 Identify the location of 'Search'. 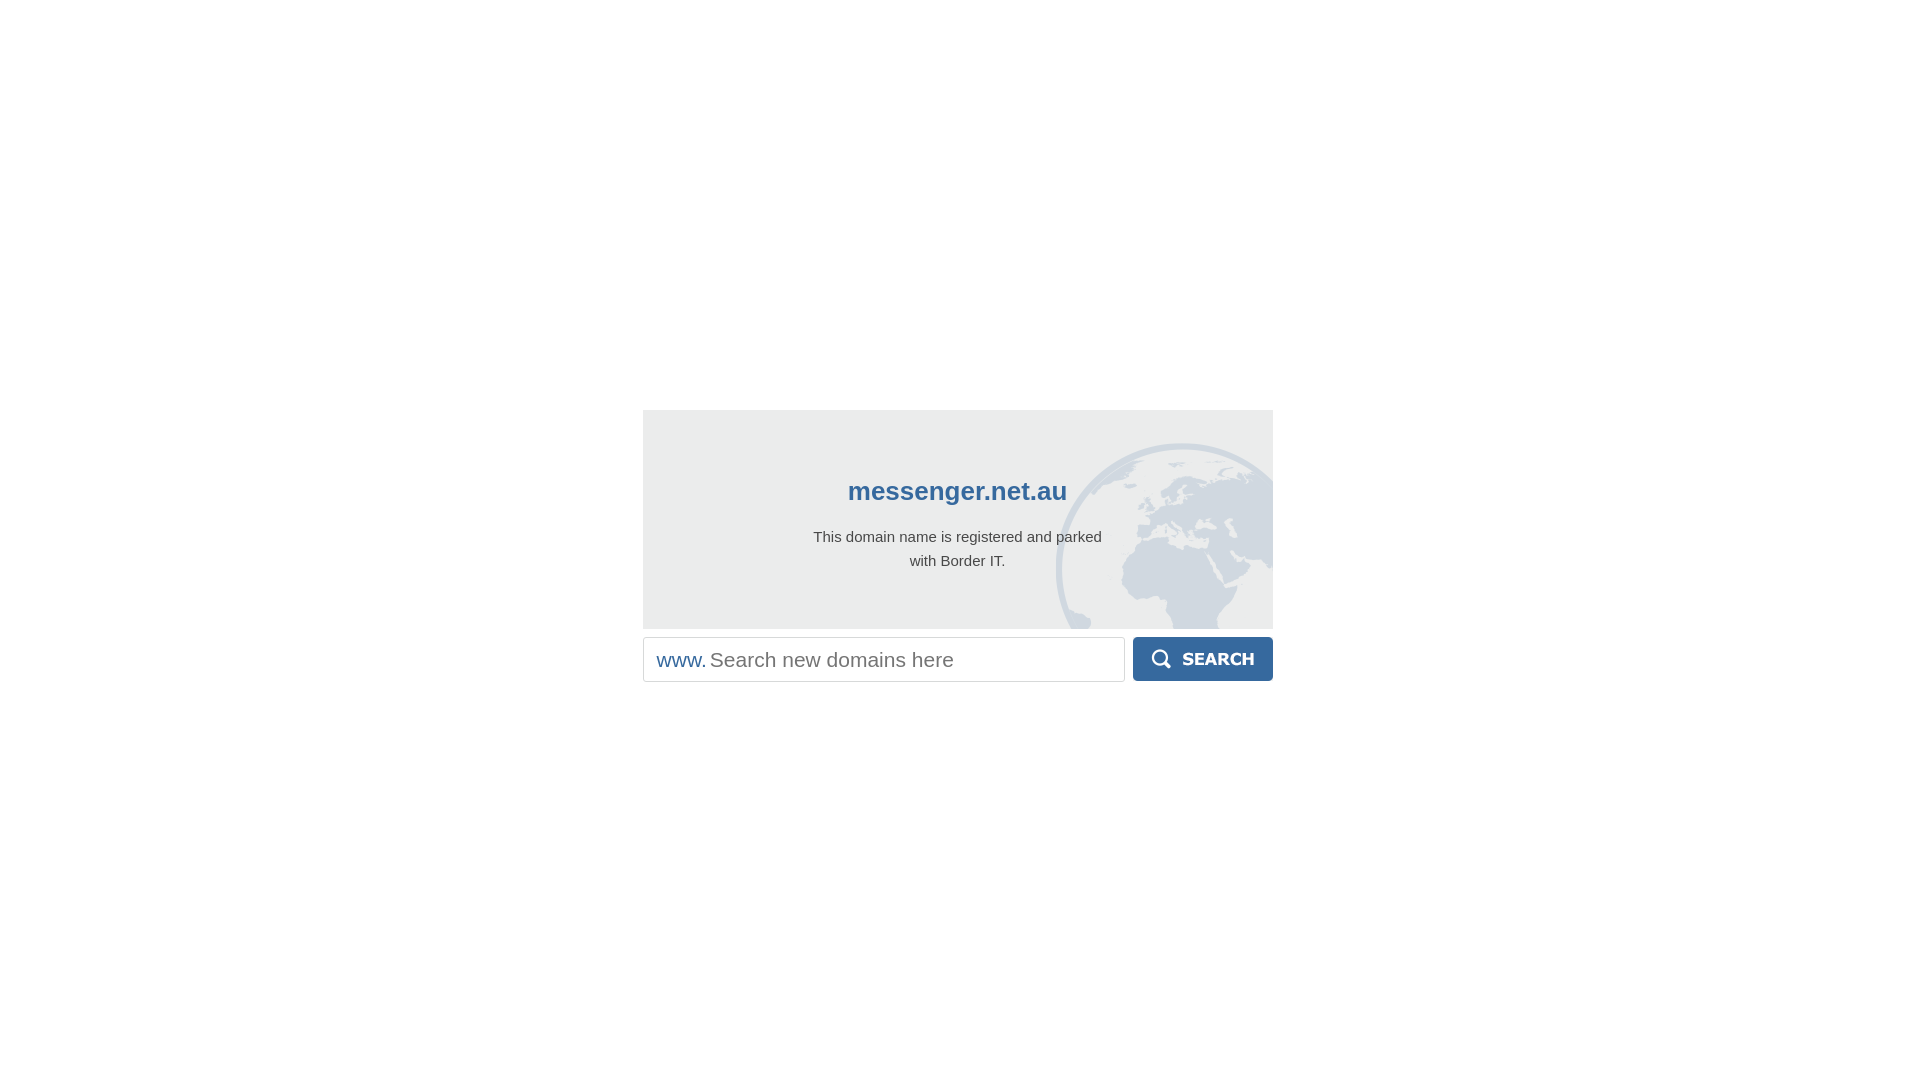
(1132, 659).